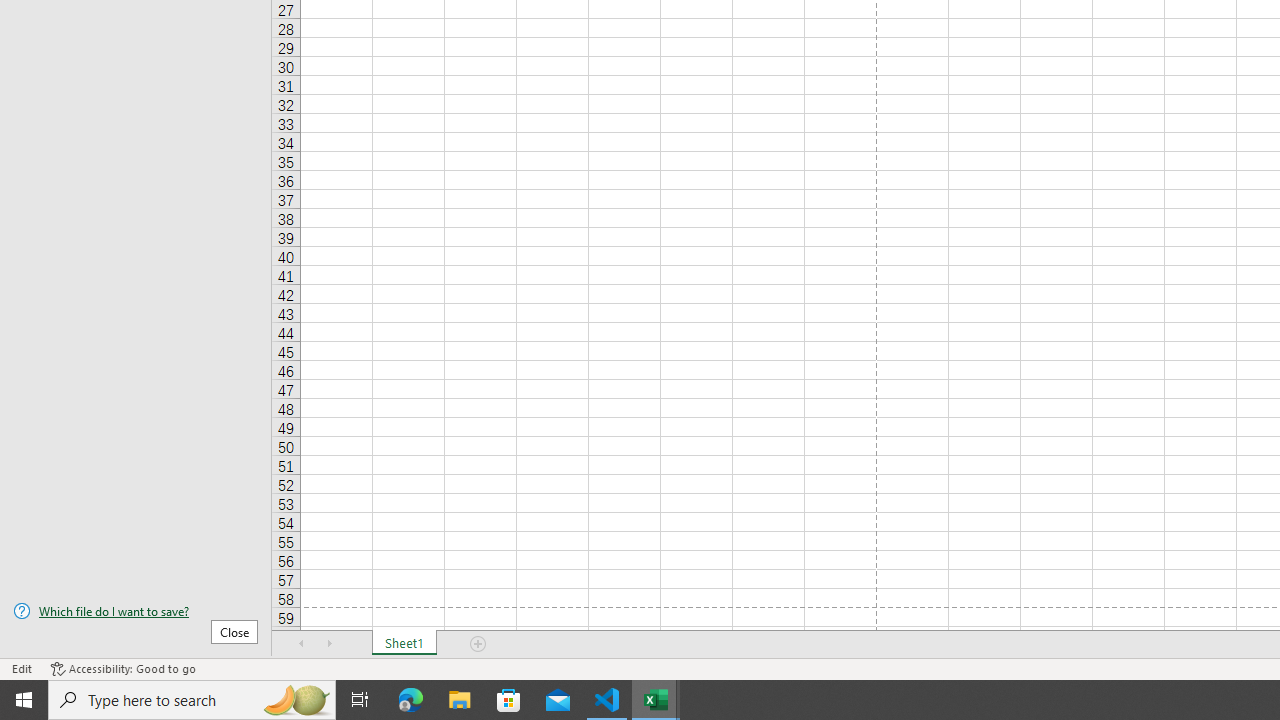 The image size is (1280, 720). What do you see at coordinates (403, 644) in the screenshot?
I see `'Sheet1'` at bounding box center [403, 644].